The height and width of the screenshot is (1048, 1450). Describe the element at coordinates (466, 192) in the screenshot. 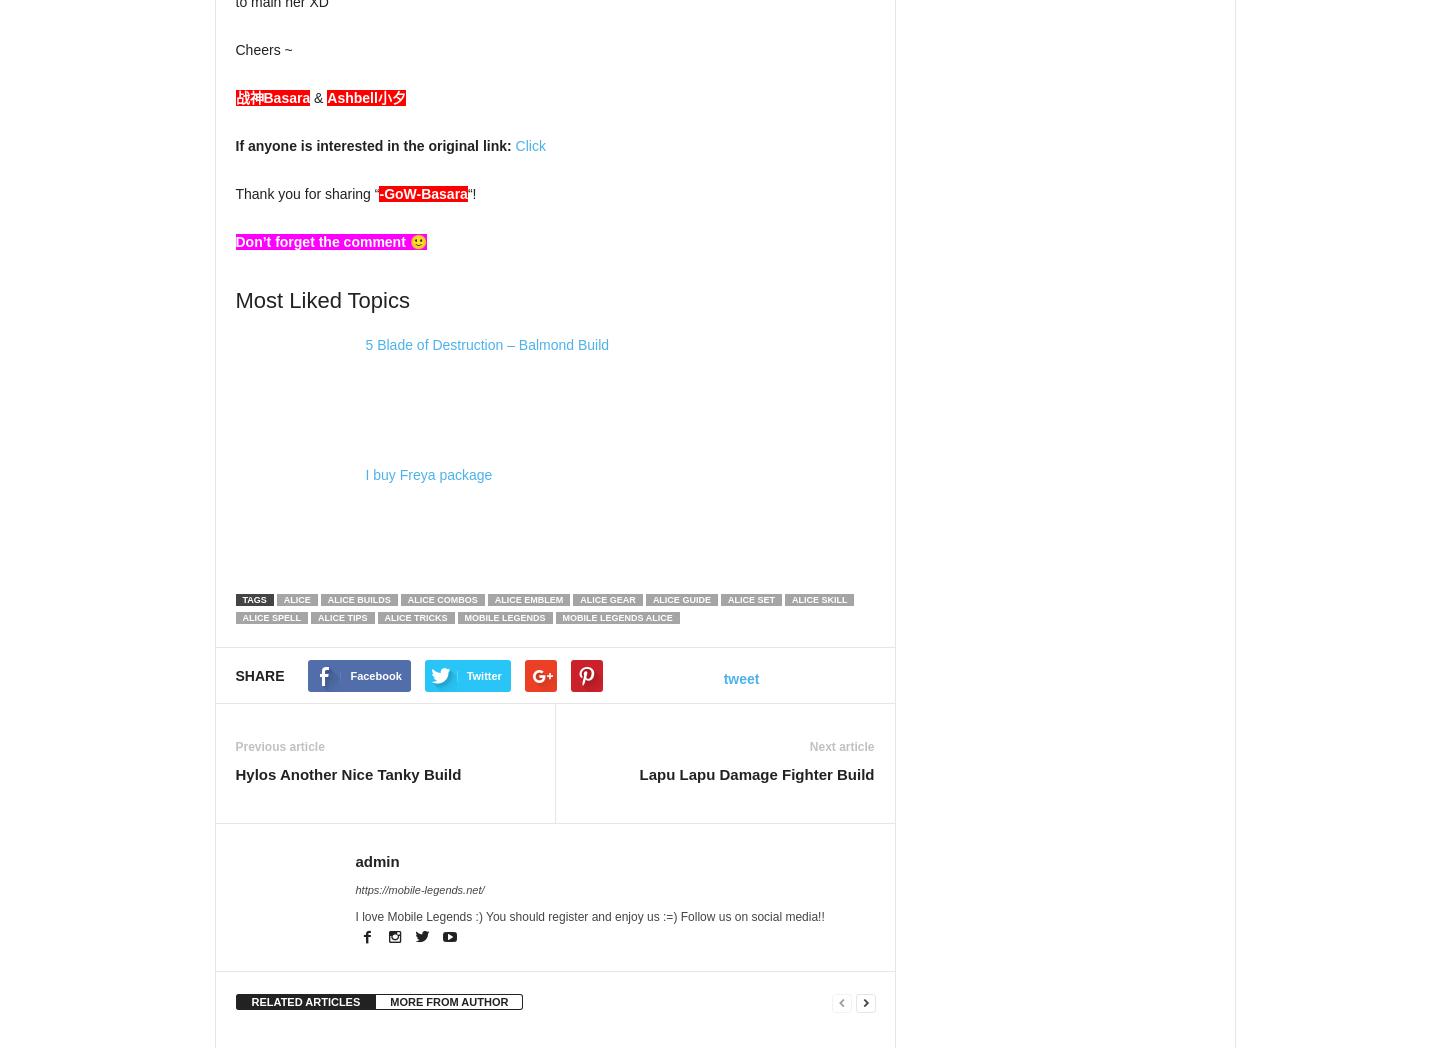

I see `'“!'` at that location.